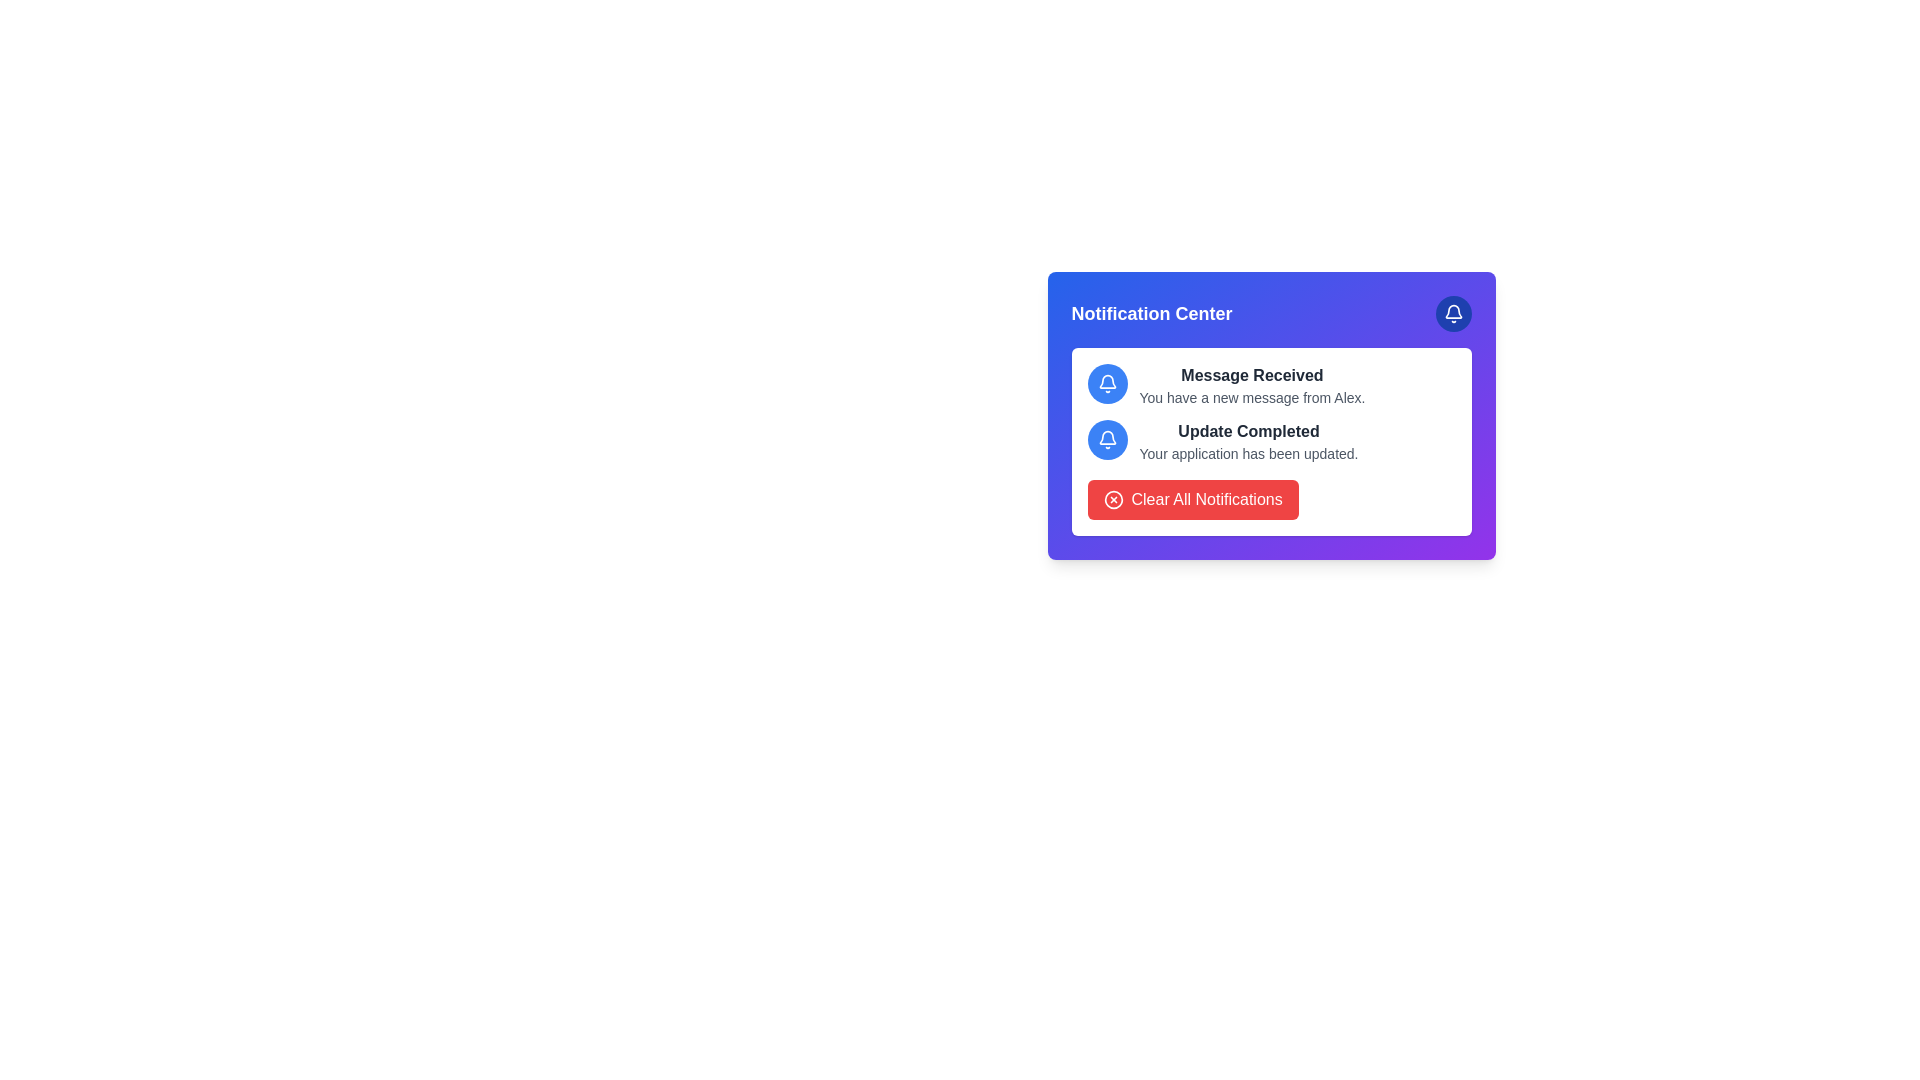 The image size is (1920, 1080). What do you see at coordinates (1112, 499) in the screenshot?
I see `the outer boundary circle of the cancel or close icon located in the top-right corner of the notification panel` at bounding box center [1112, 499].